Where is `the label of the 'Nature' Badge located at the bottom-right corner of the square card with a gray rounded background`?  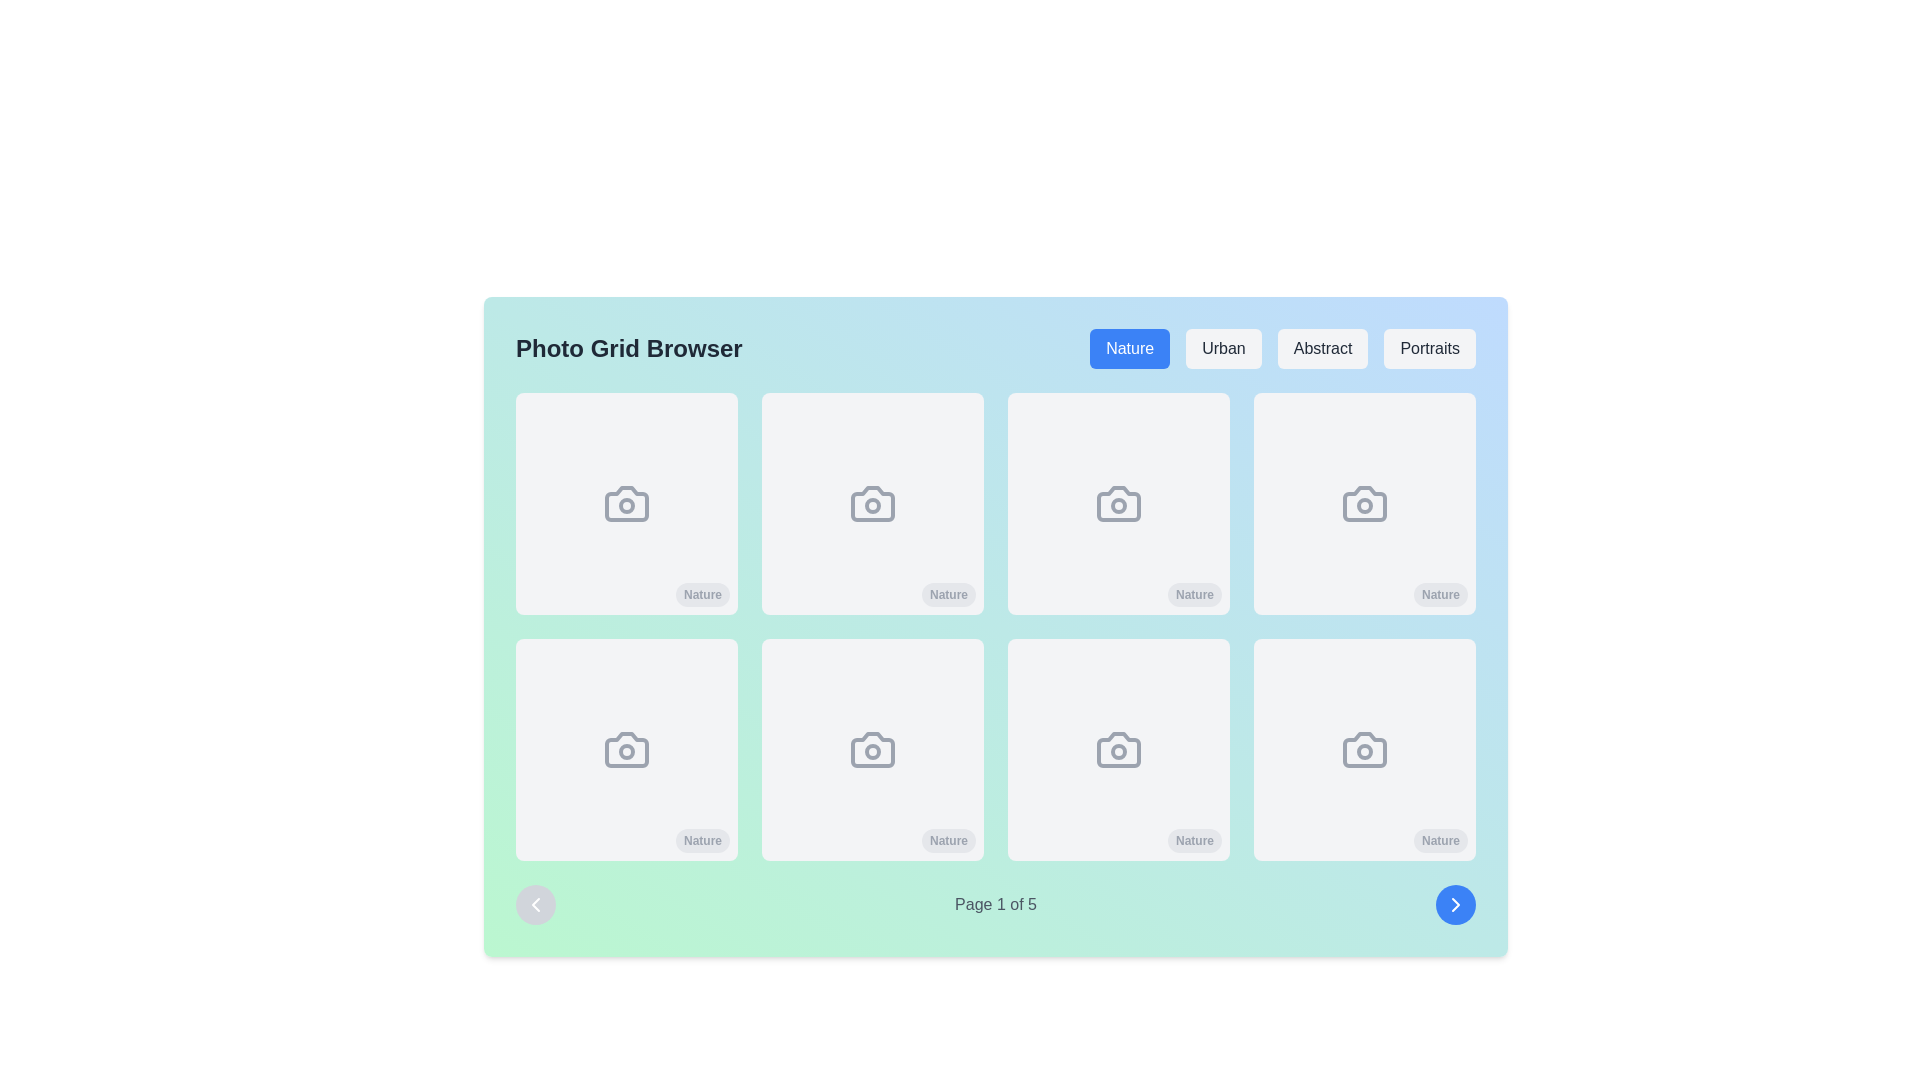
the label of the 'Nature' Badge located at the bottom-right corner of the square card with a gray rounded background is located at coordinates (1440, 593).